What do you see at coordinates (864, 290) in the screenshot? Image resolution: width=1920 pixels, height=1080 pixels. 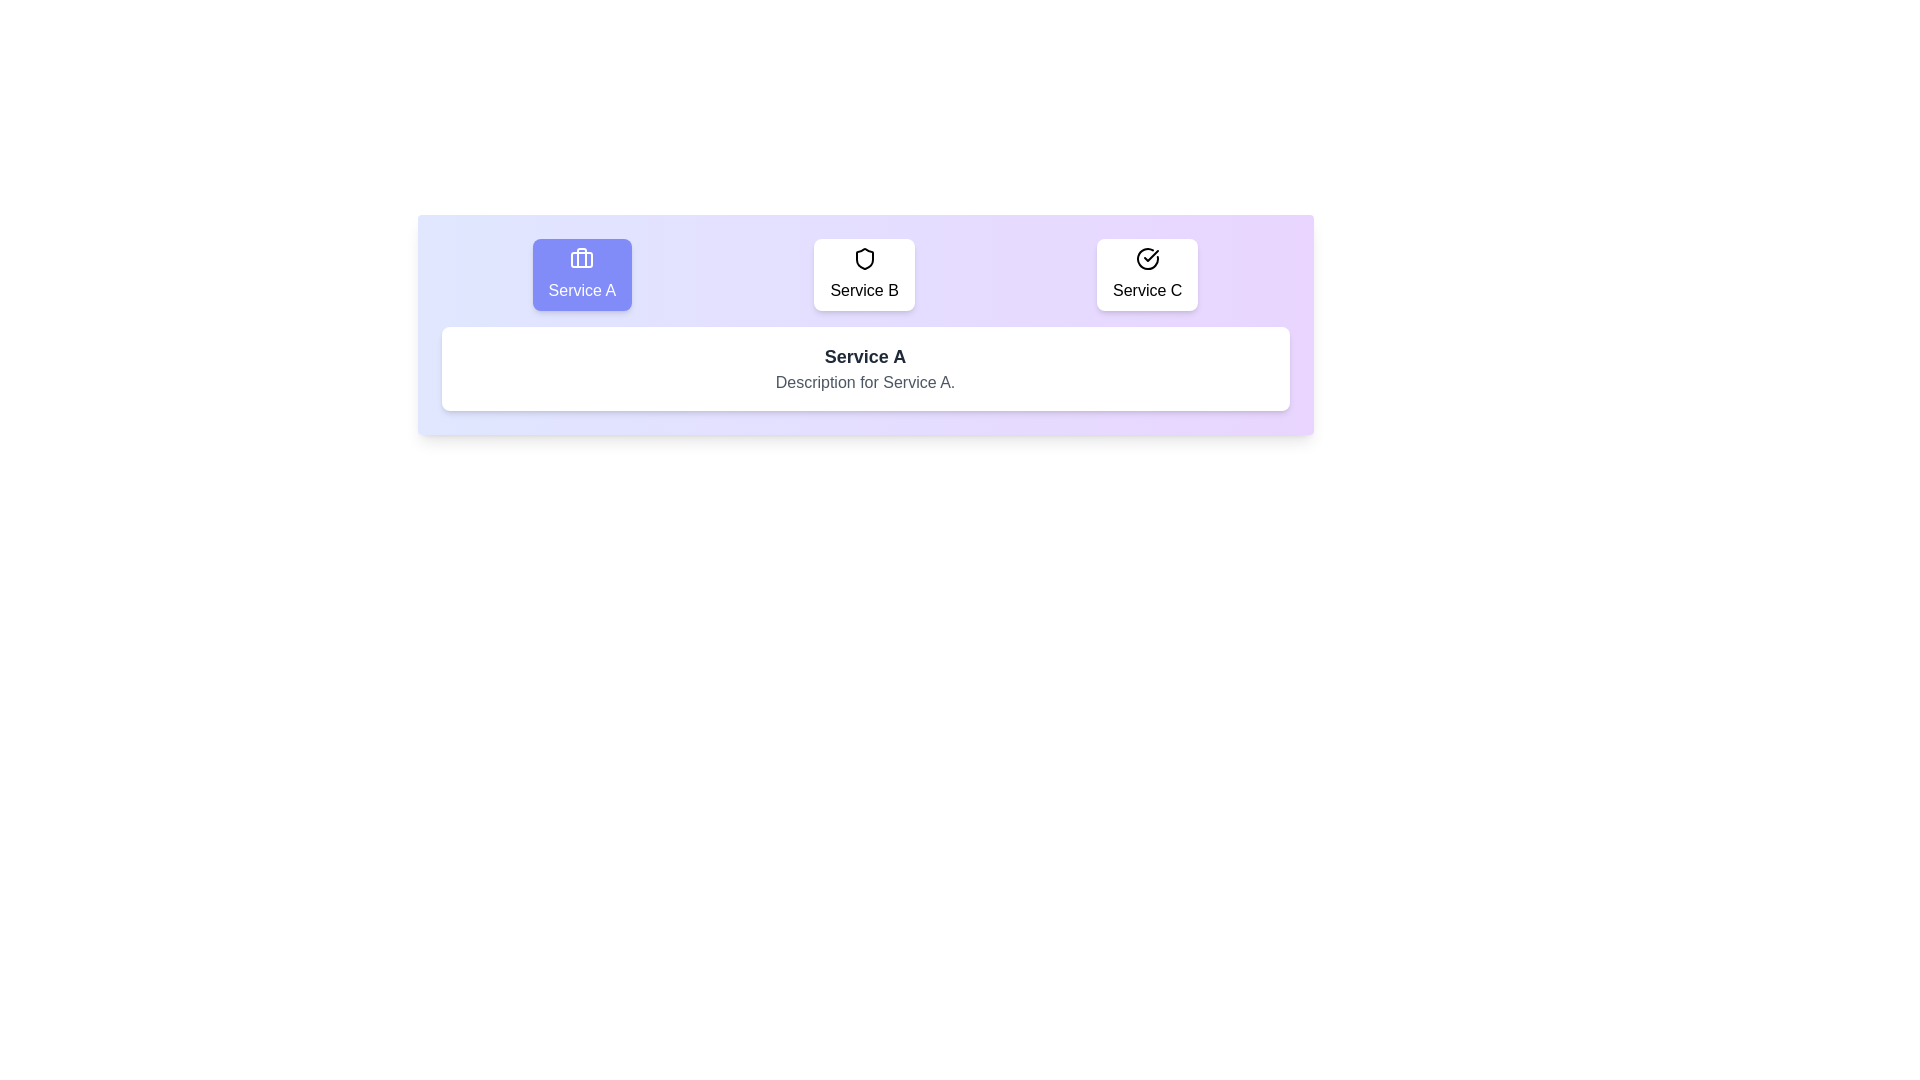 I see `text content of the text label displaying 'Service B' in a black font, located below the shield icon in a rounded white card` at bounding box center [864, 290].